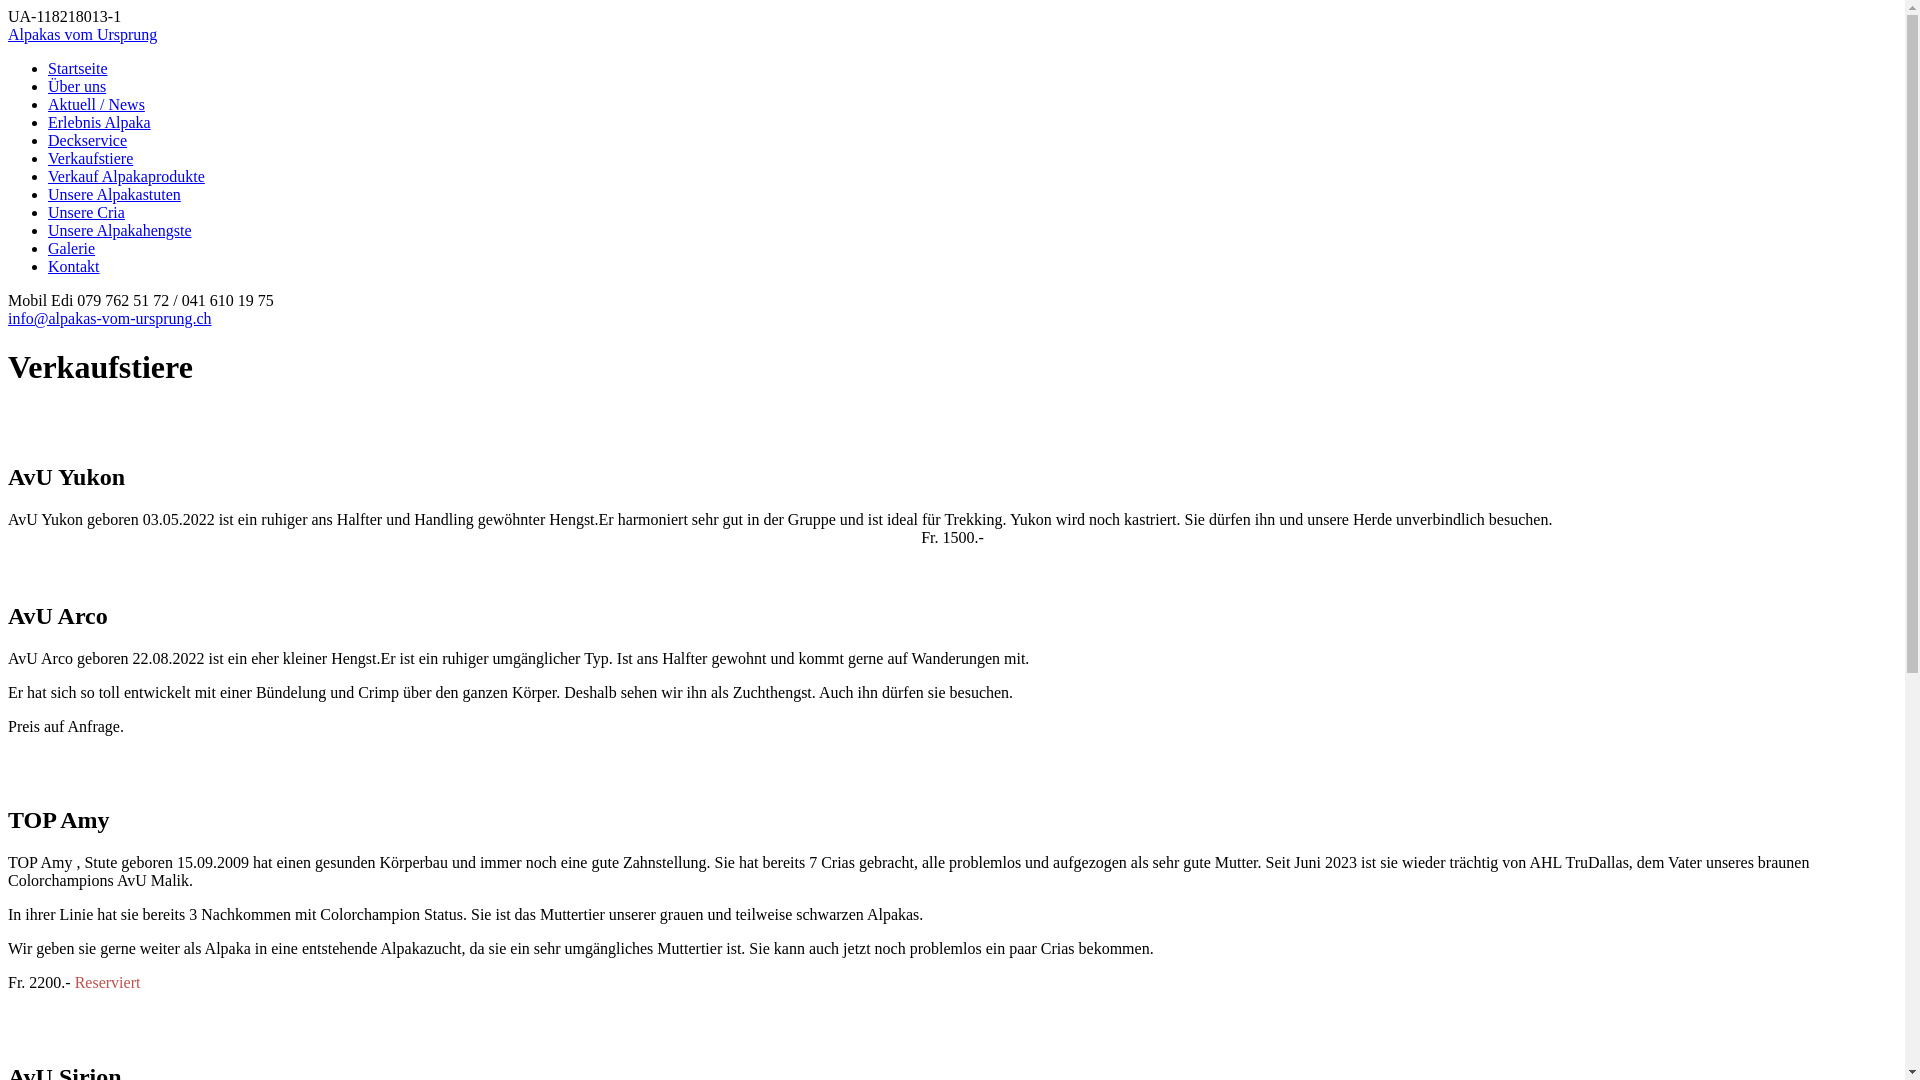  What do you see at coordinates (95, 104) in the screenshot?
I see `'Aktuell / News'` at bounding box center [95, 104].